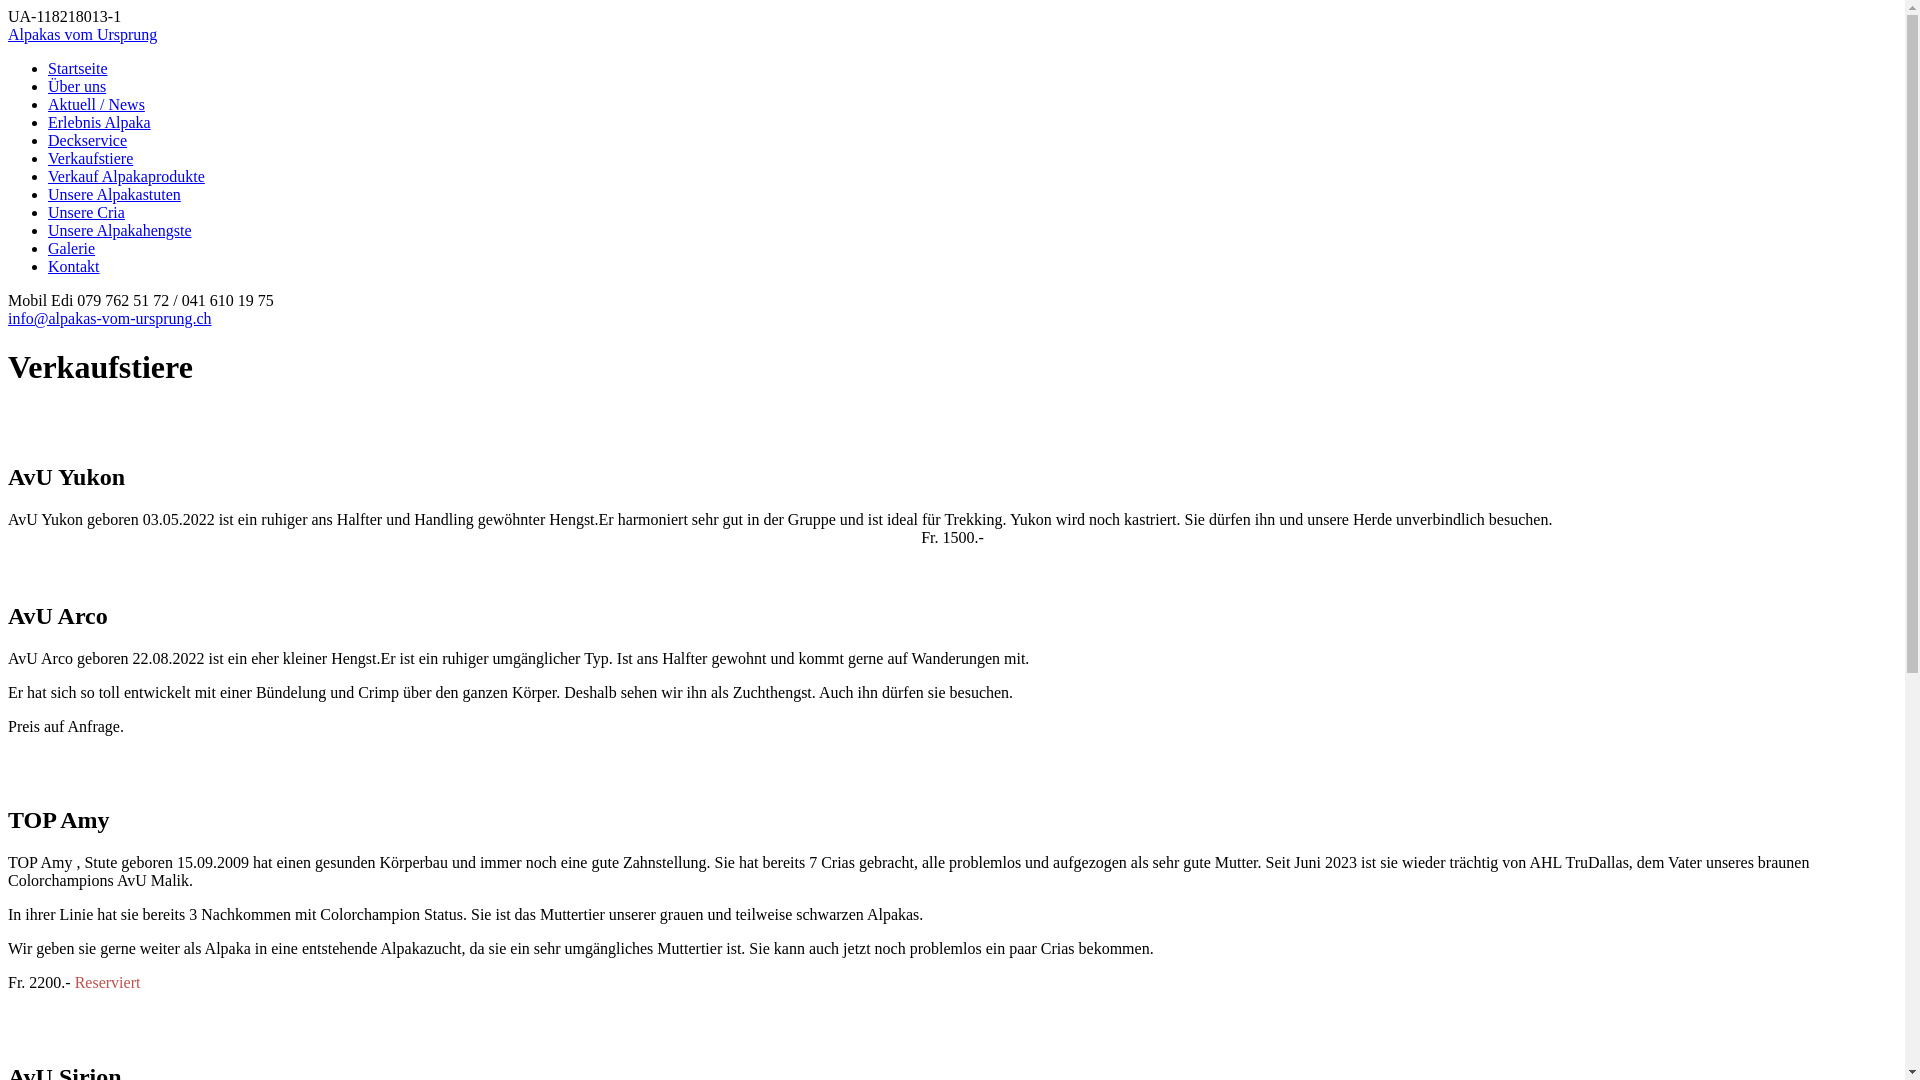  What do you see at coordinates (95, 104) in the screenshot?
I see `'Aktuell / News'` at bounding box center [95, 104].